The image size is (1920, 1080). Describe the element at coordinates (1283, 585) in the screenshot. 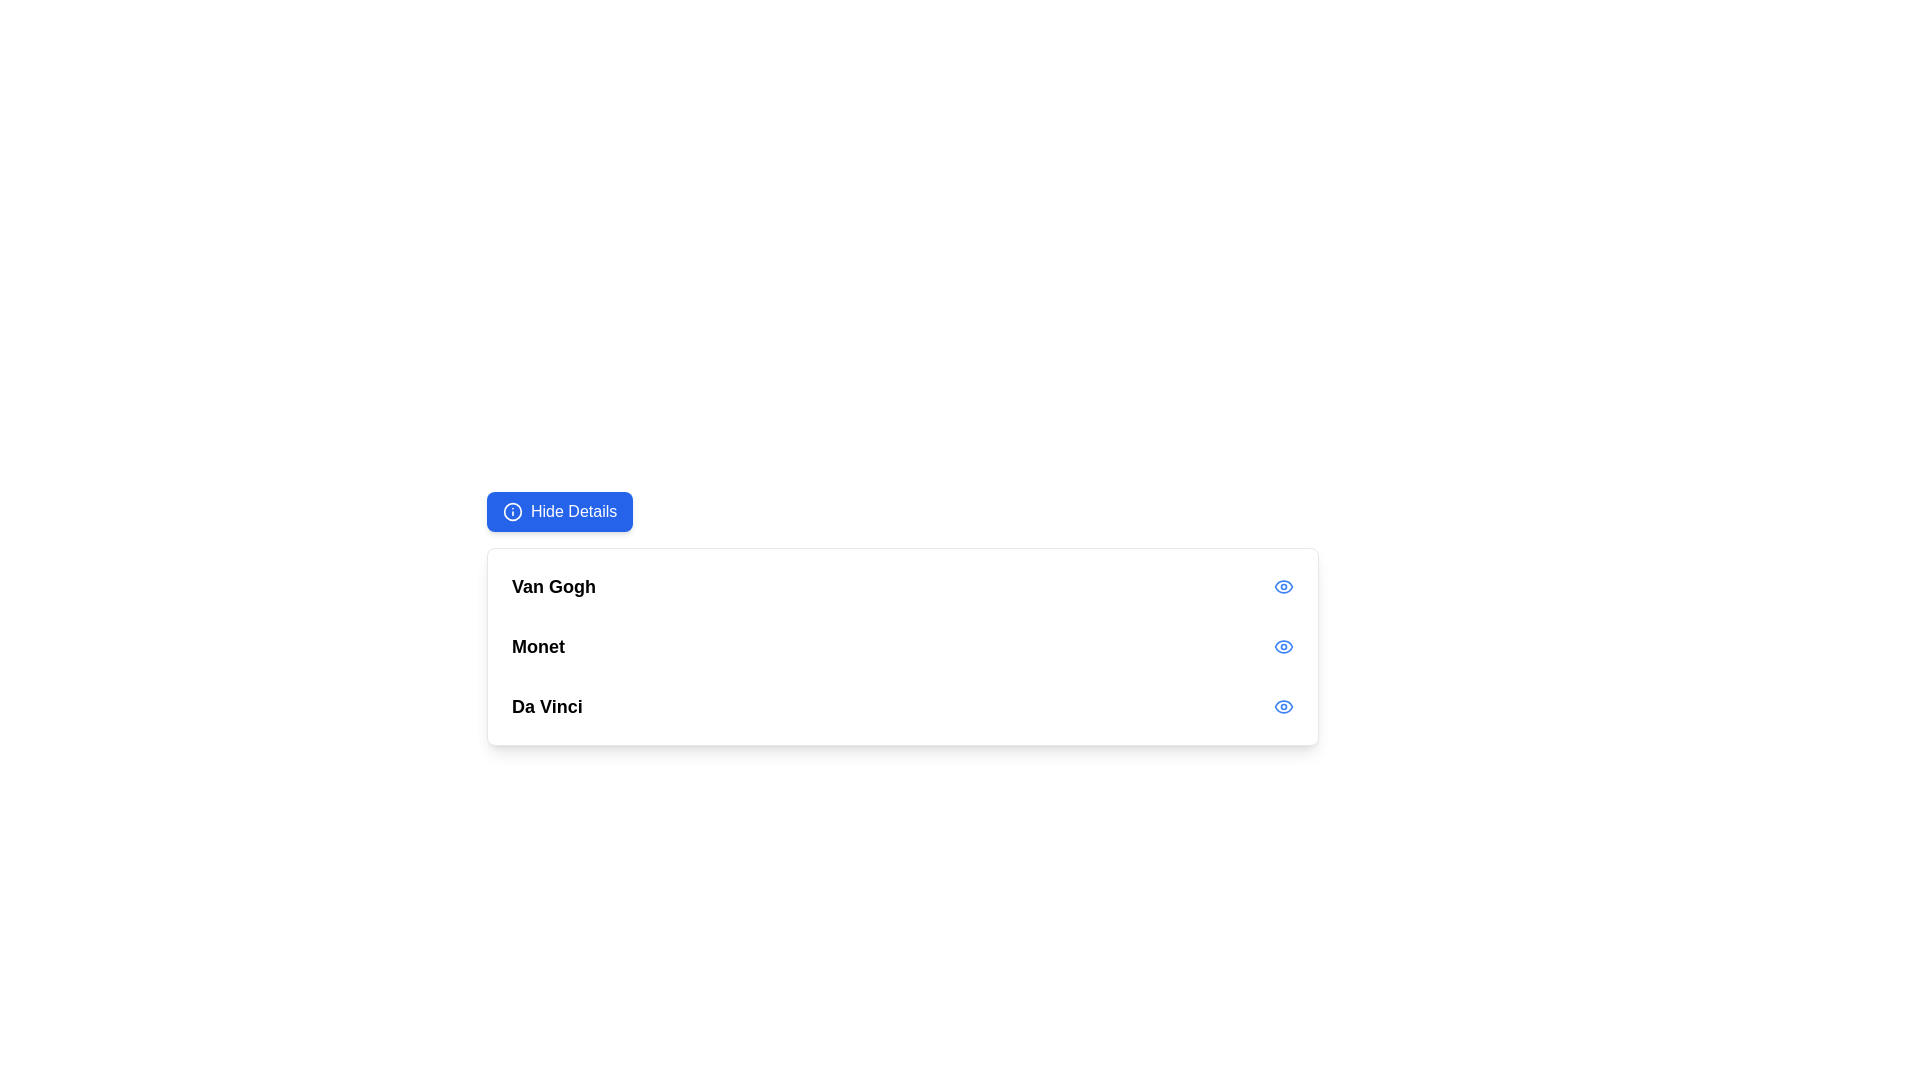

I see `the visibility toggle icon located at the rightmost portion of the 'Da Vinci' item in the list, which serves as a visual indicator for associated content` at that location.